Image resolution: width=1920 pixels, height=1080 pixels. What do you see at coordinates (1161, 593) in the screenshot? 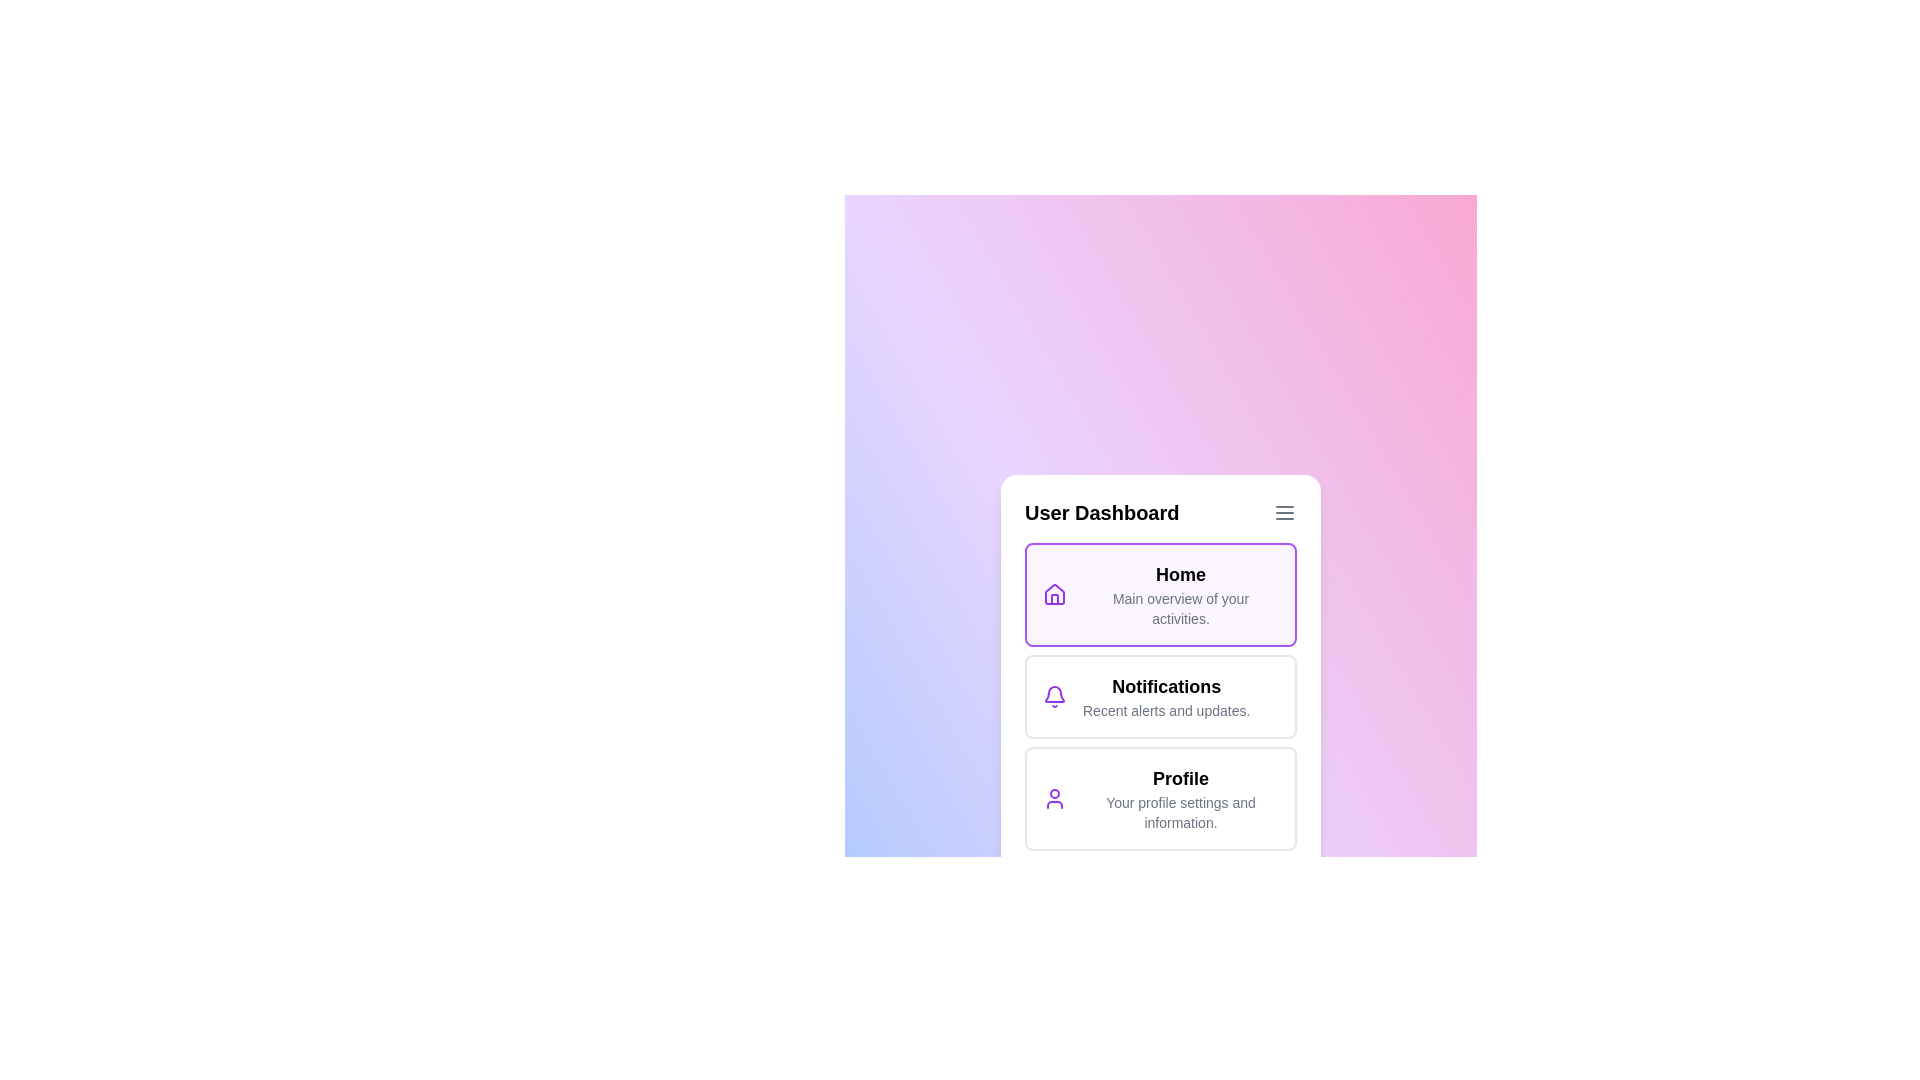
I see `the menu item corresponding to Home` at bounding box center [1161, 593].